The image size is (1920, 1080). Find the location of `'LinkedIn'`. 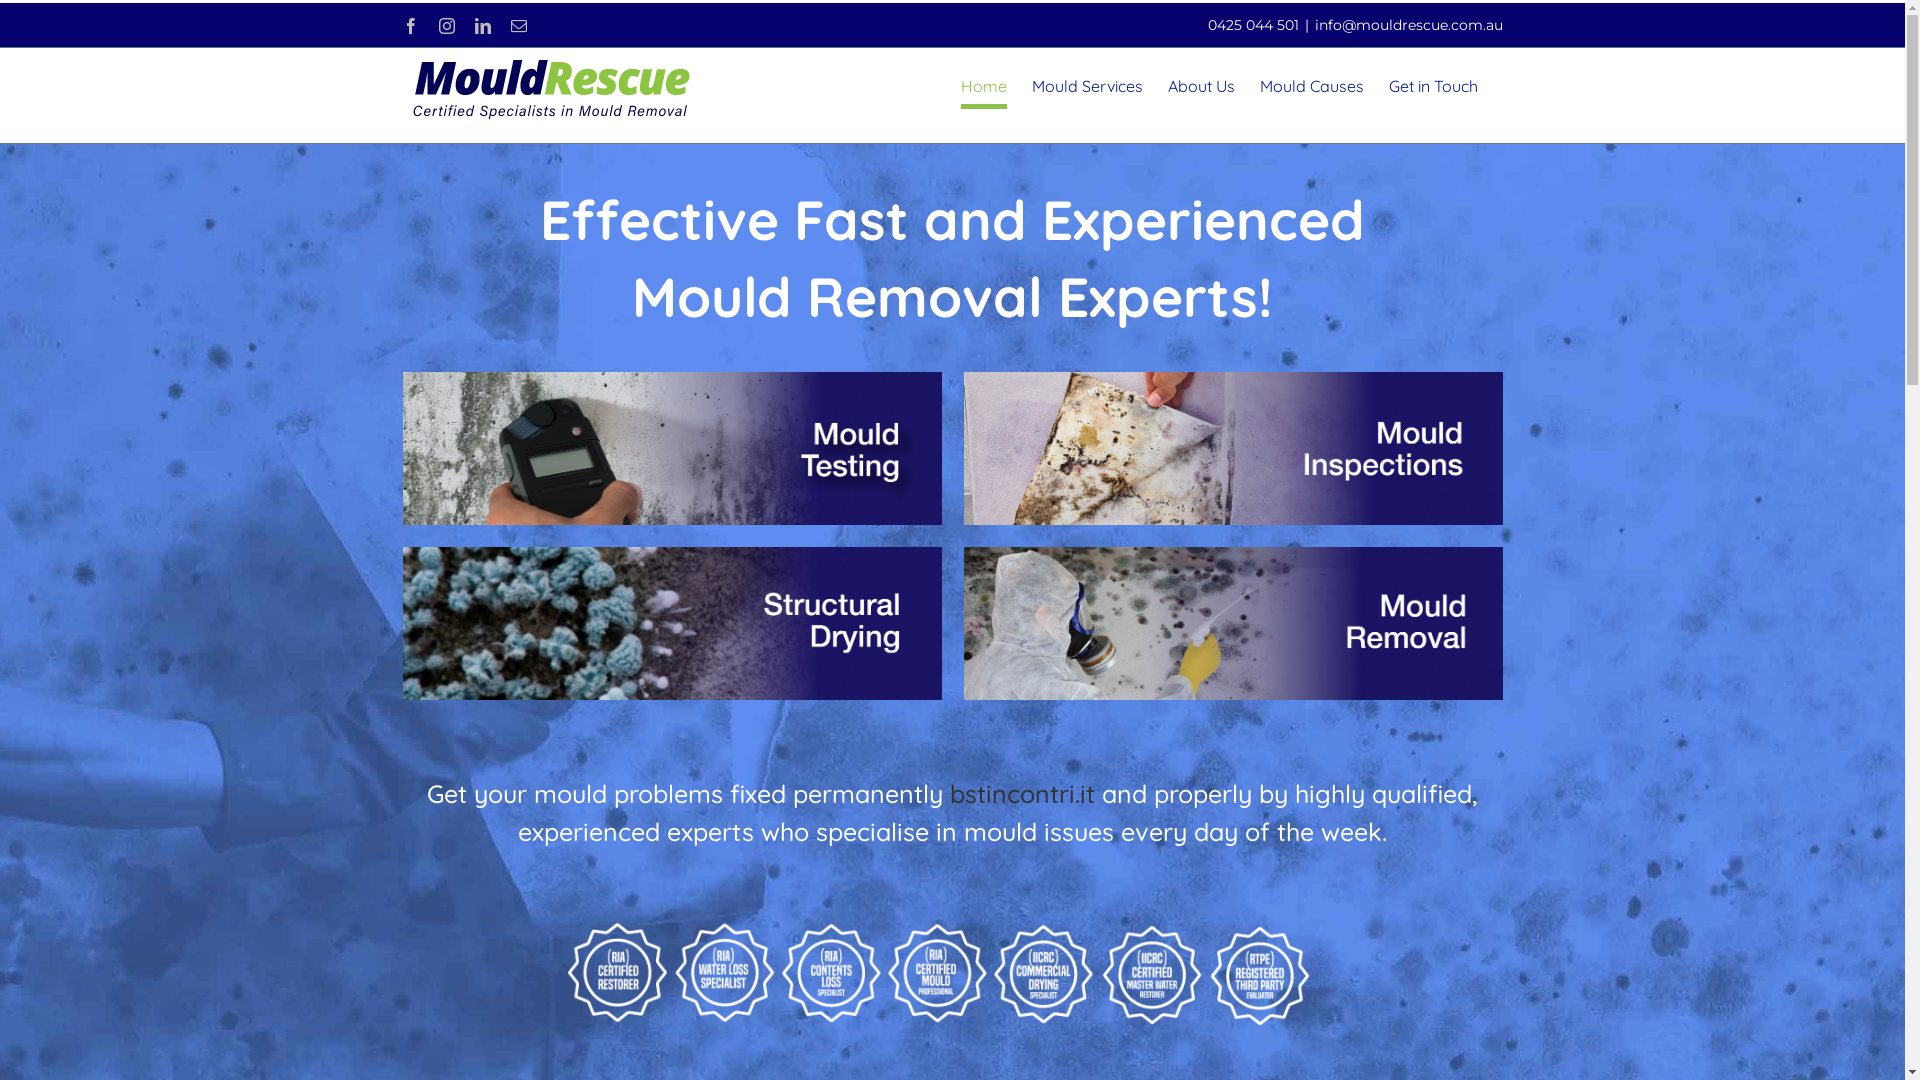

'LinkedIn' is located at coordinates (481, 26).